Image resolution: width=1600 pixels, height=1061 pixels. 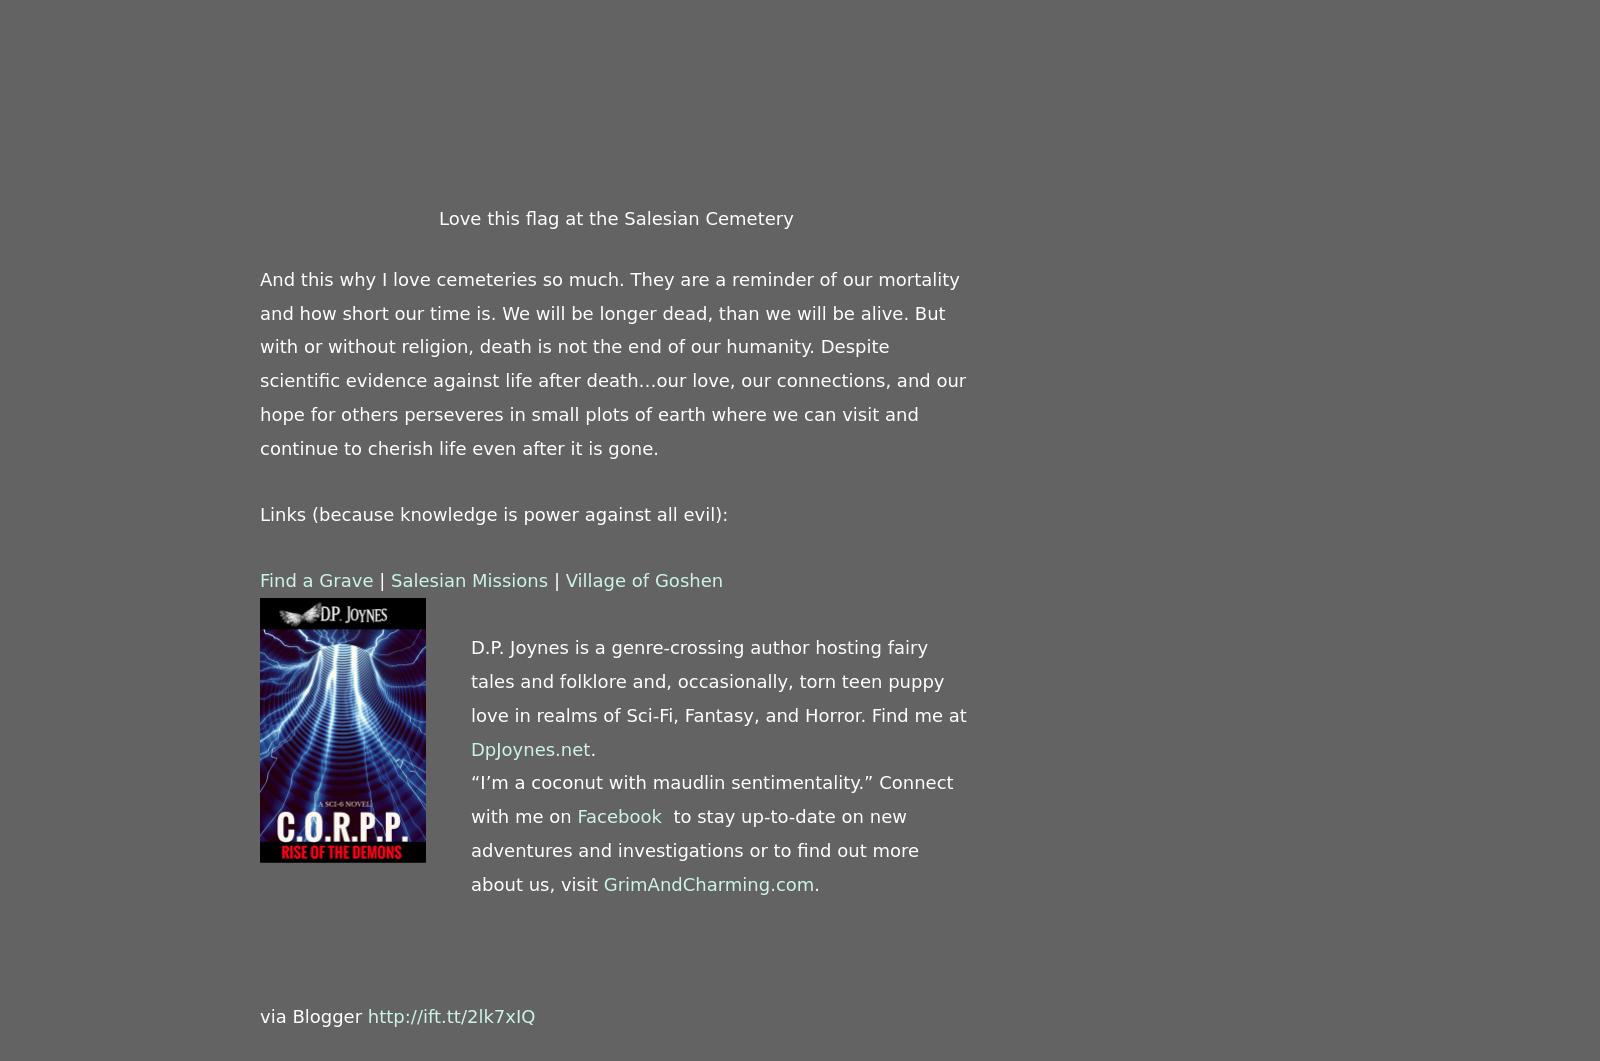 What do you see at coordinates (695, 849) in the screenshot?
I see `'to stay up-to-date on new adventures and investigations or to find out more about us, visit'` at bounding box center [695, 849].